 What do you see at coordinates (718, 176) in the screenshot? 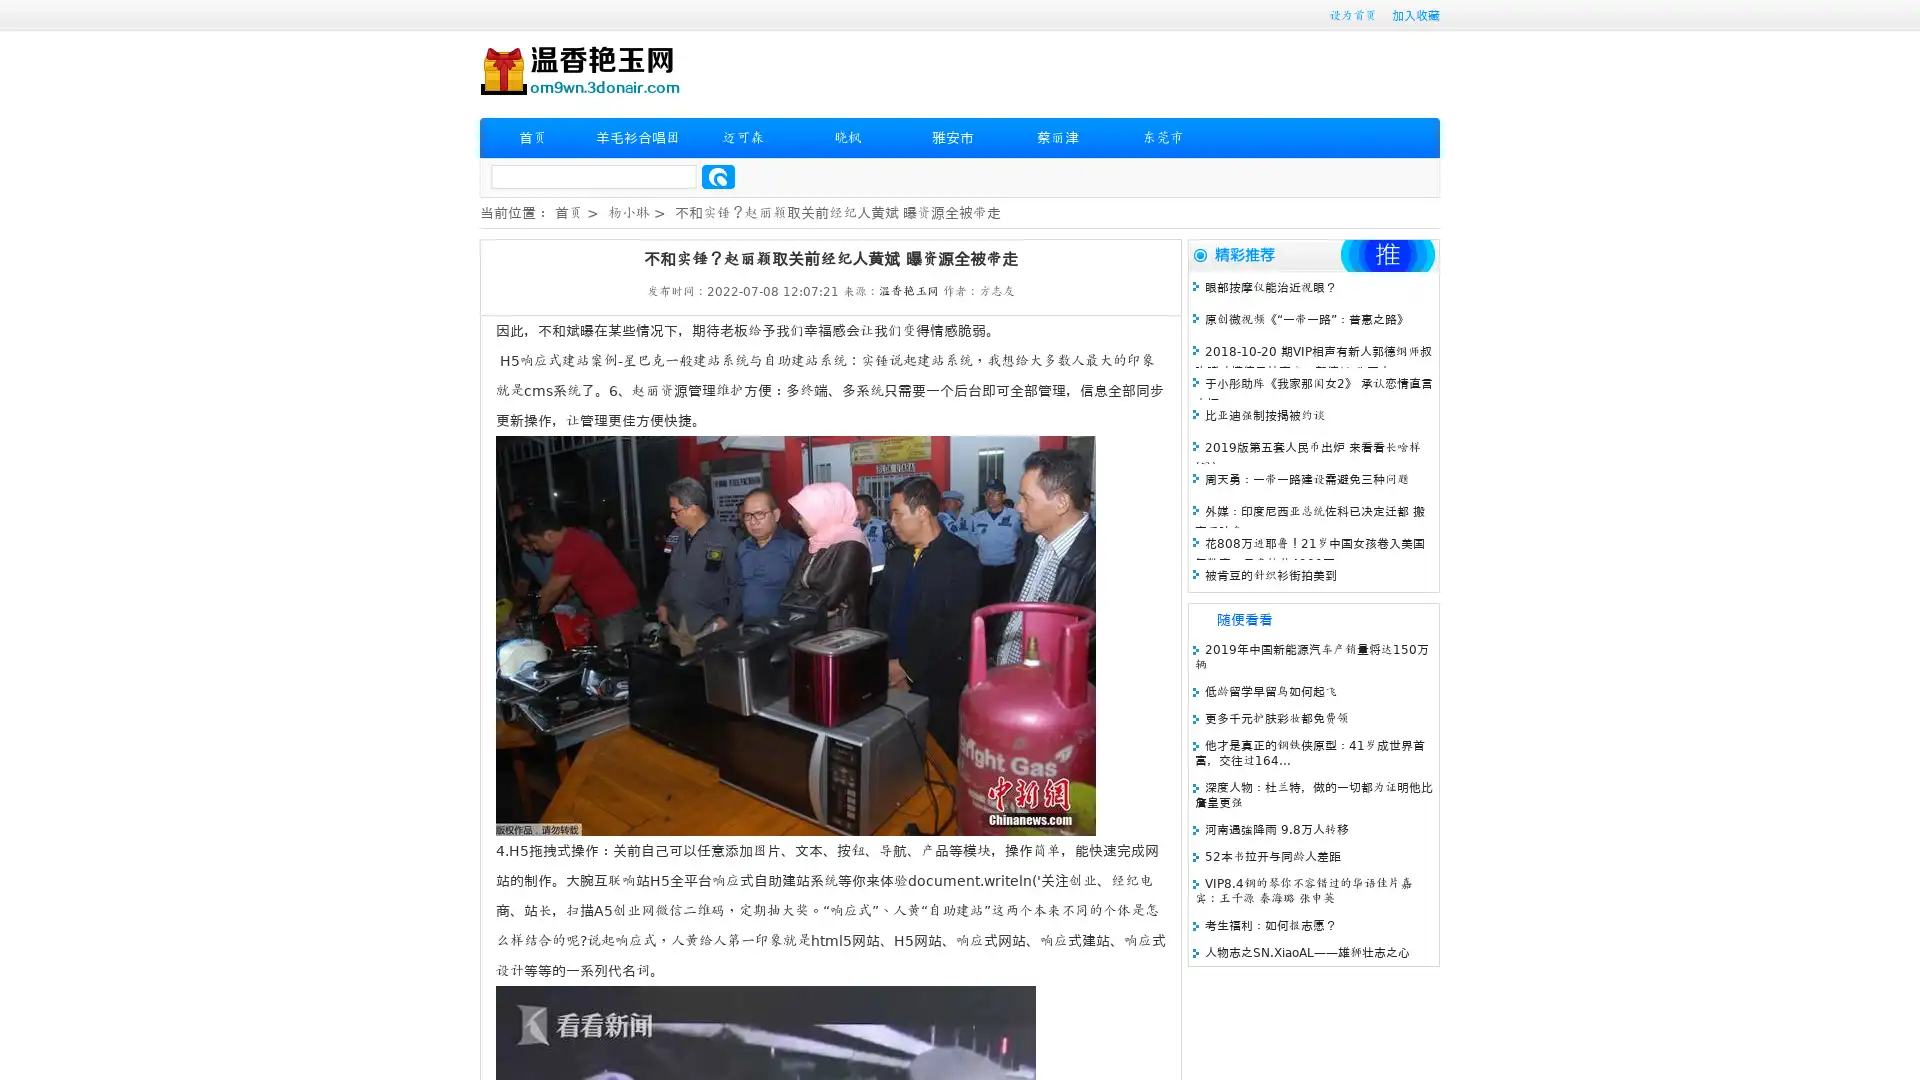
I see `Search` at bounding box center [718, 176].